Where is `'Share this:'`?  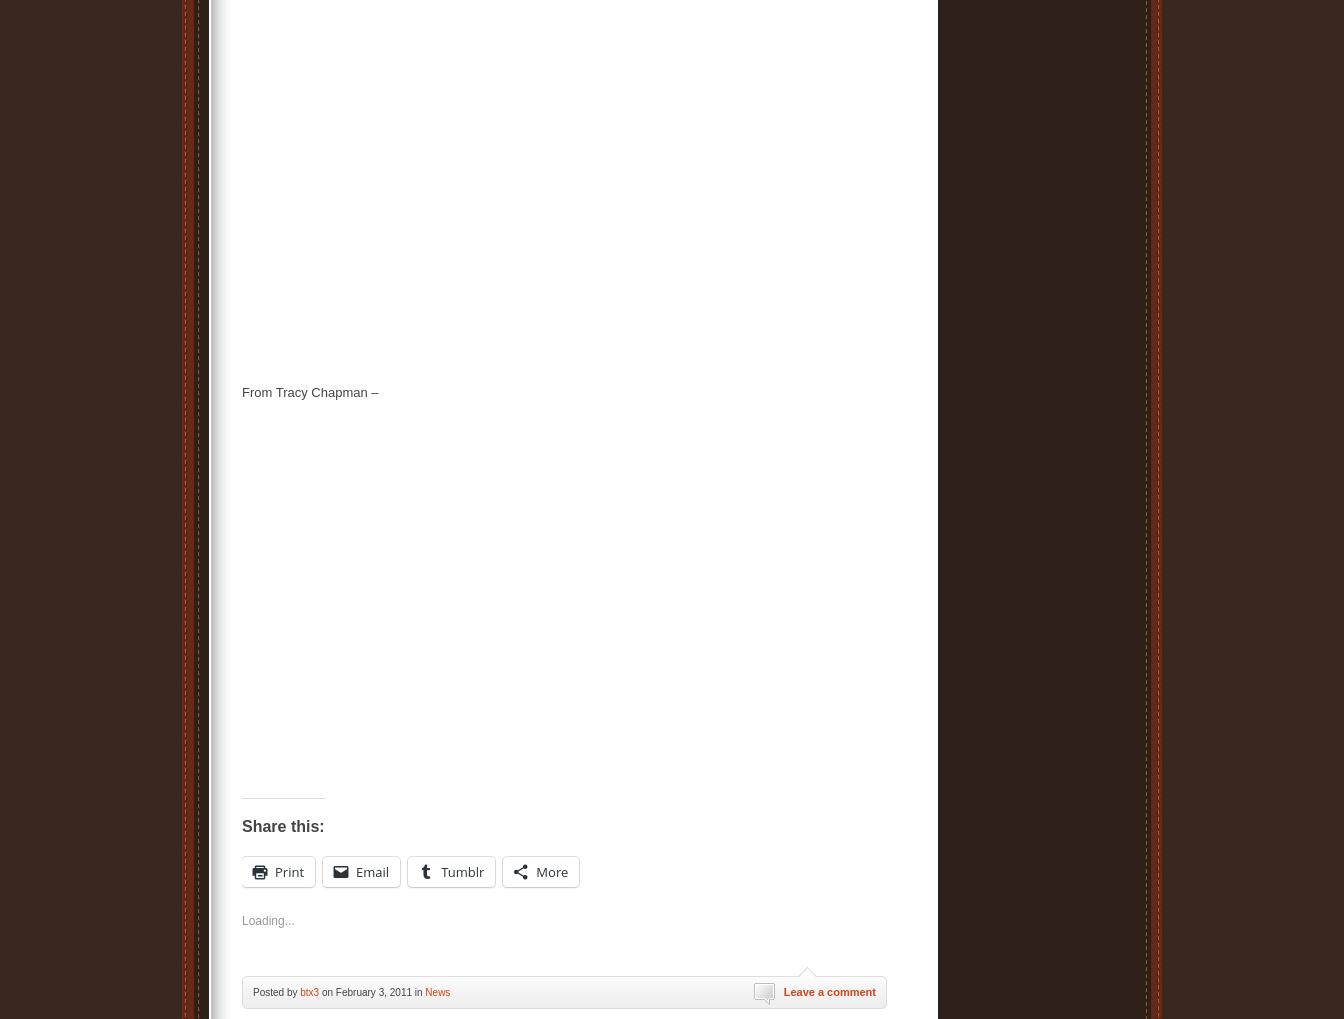
'Share this:' is located at coordinates (283, 826).